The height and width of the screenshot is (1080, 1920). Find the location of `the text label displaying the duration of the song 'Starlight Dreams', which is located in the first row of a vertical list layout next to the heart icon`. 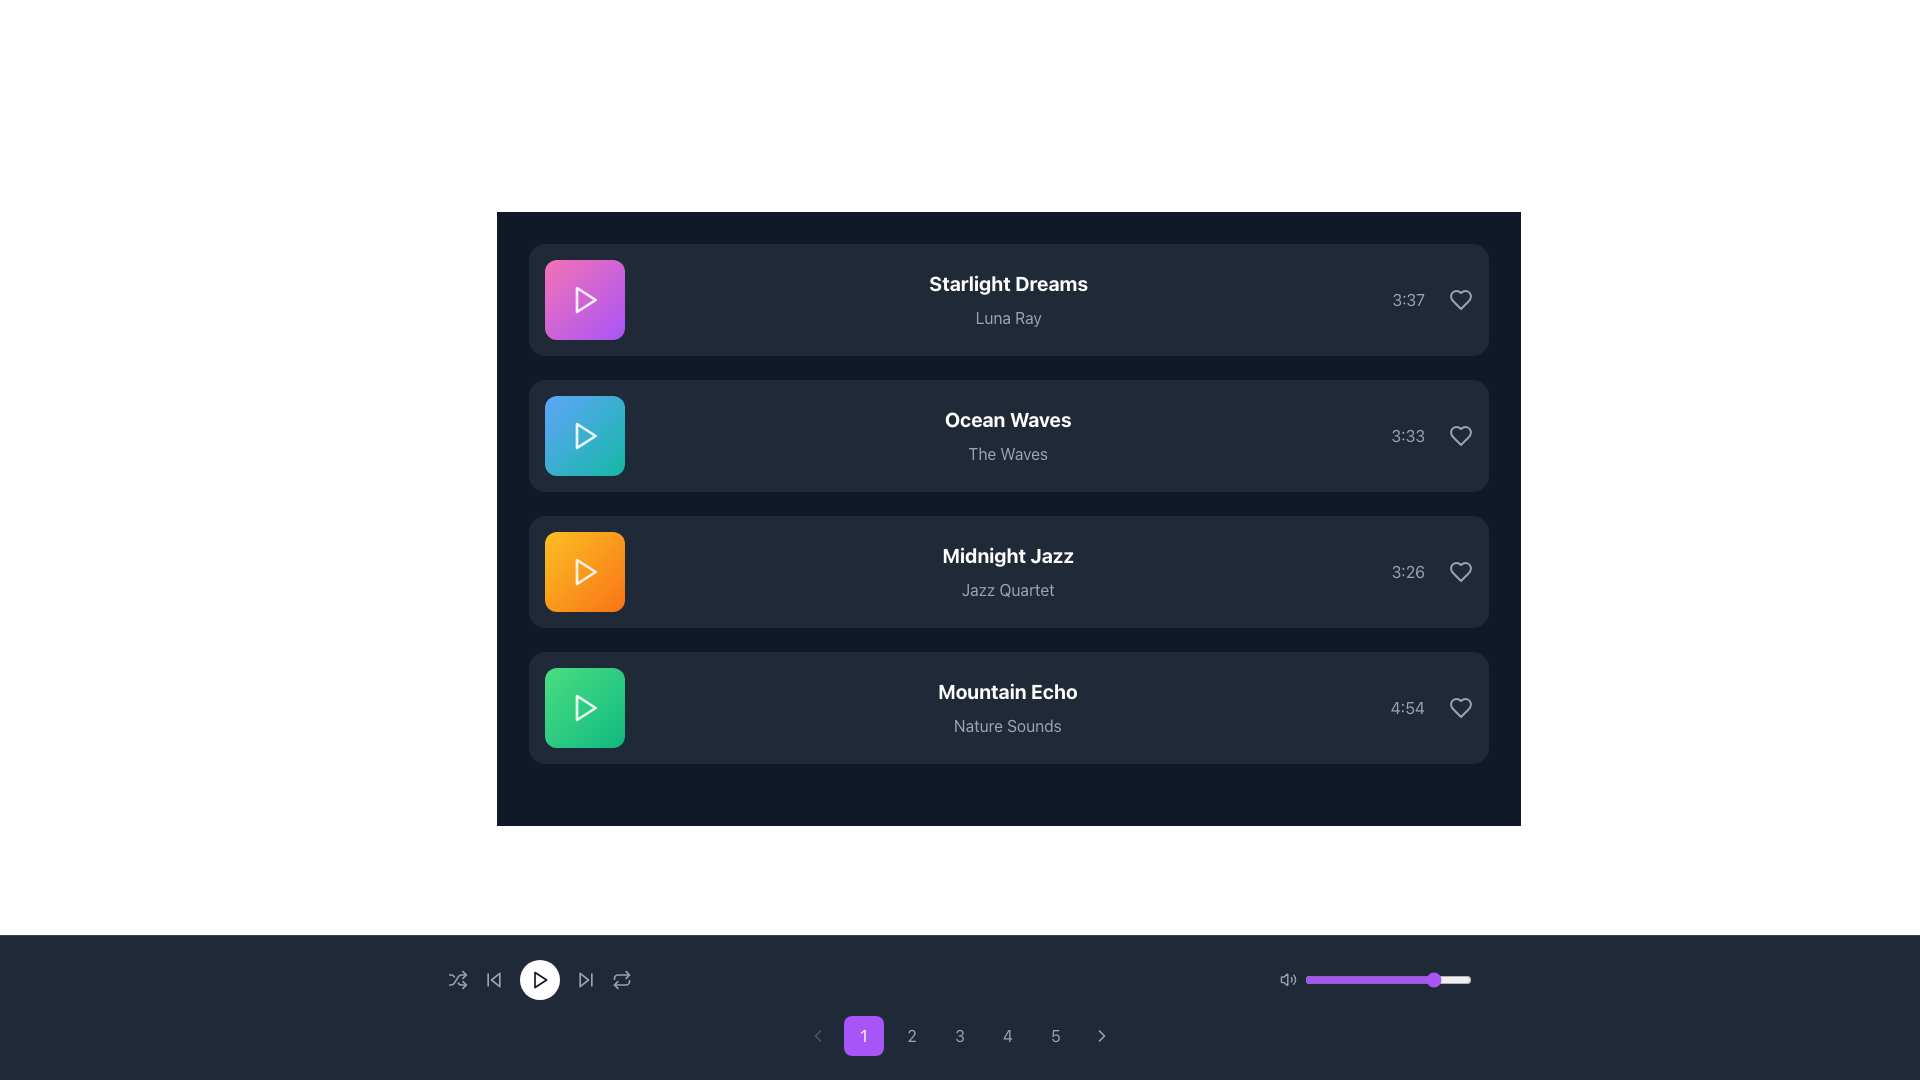

the text label displaying the duration of the song 'Starlight Dreams', which is located in the first row of a vertical list layout next to the heart icon is located at coordinates (1407, 300).